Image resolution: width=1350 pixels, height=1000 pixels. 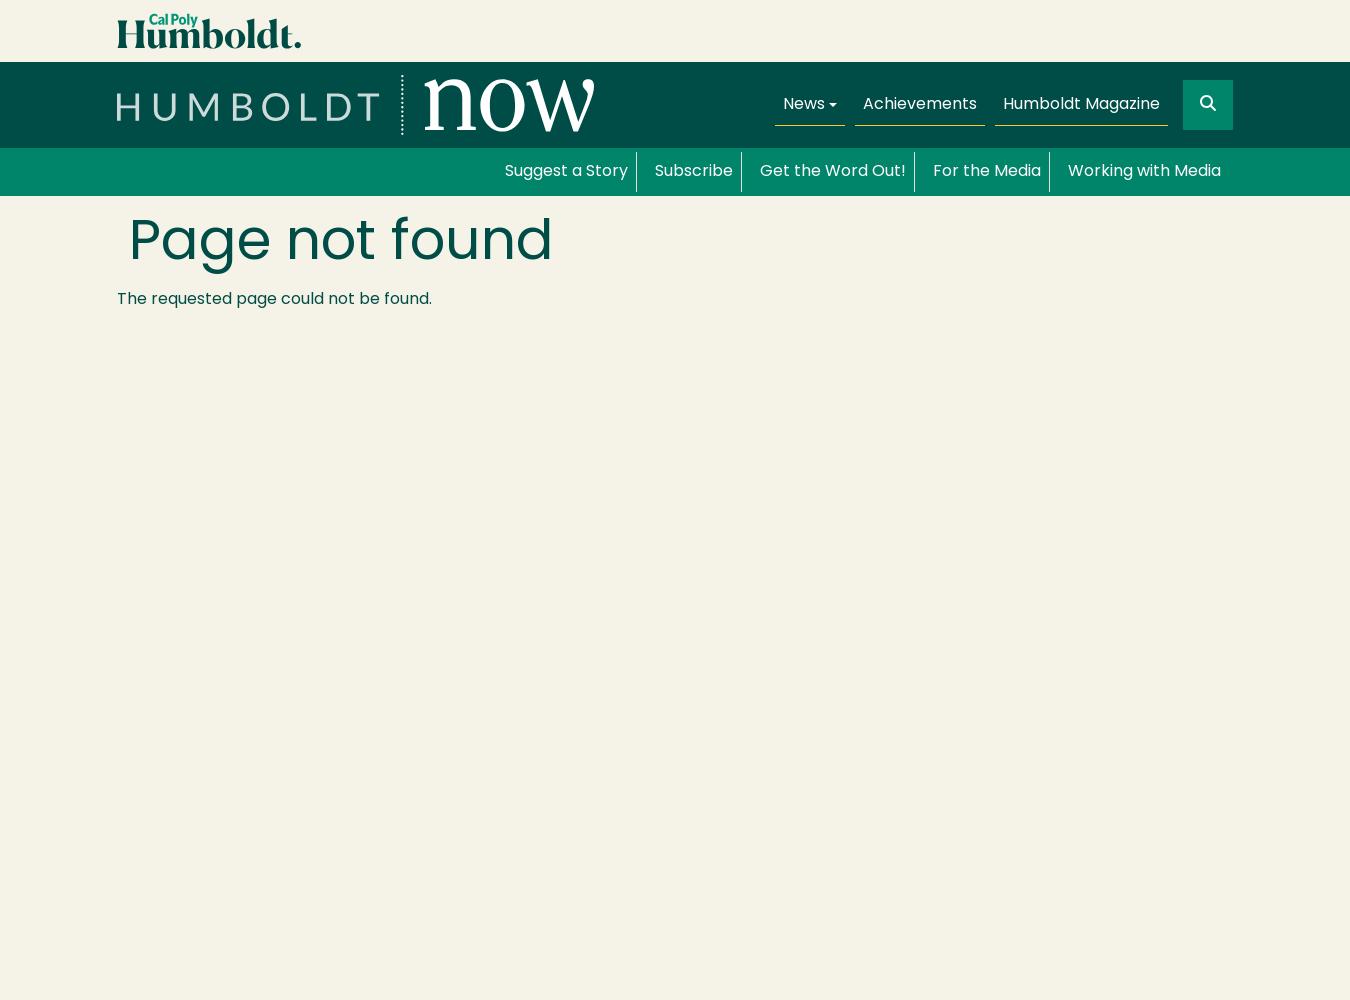 I want to click on 'Page not found', so click(x=341, y=244).